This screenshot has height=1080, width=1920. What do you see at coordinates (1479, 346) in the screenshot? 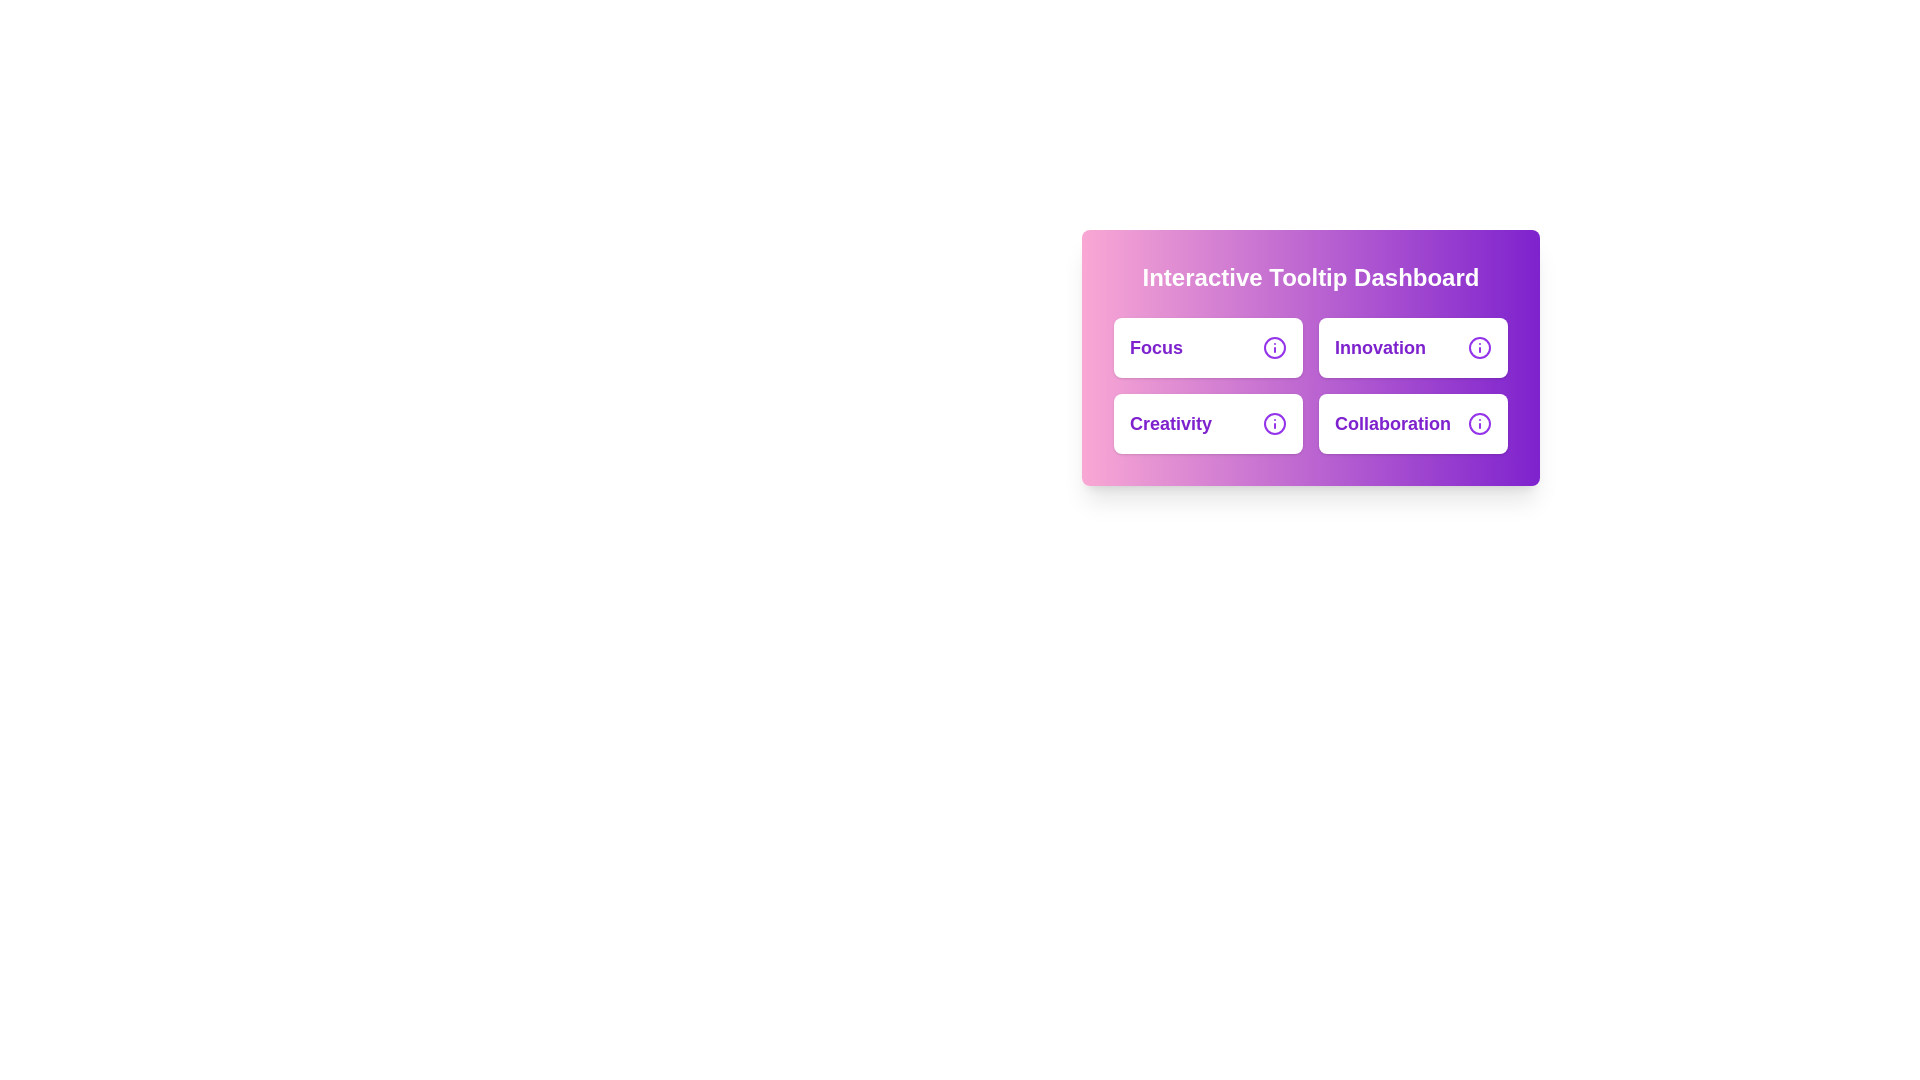
I see `the circular icon with a purple outline and an 'i' symbol, located to the right of the text 'Innovation'` at bounding box center [1479, 346].